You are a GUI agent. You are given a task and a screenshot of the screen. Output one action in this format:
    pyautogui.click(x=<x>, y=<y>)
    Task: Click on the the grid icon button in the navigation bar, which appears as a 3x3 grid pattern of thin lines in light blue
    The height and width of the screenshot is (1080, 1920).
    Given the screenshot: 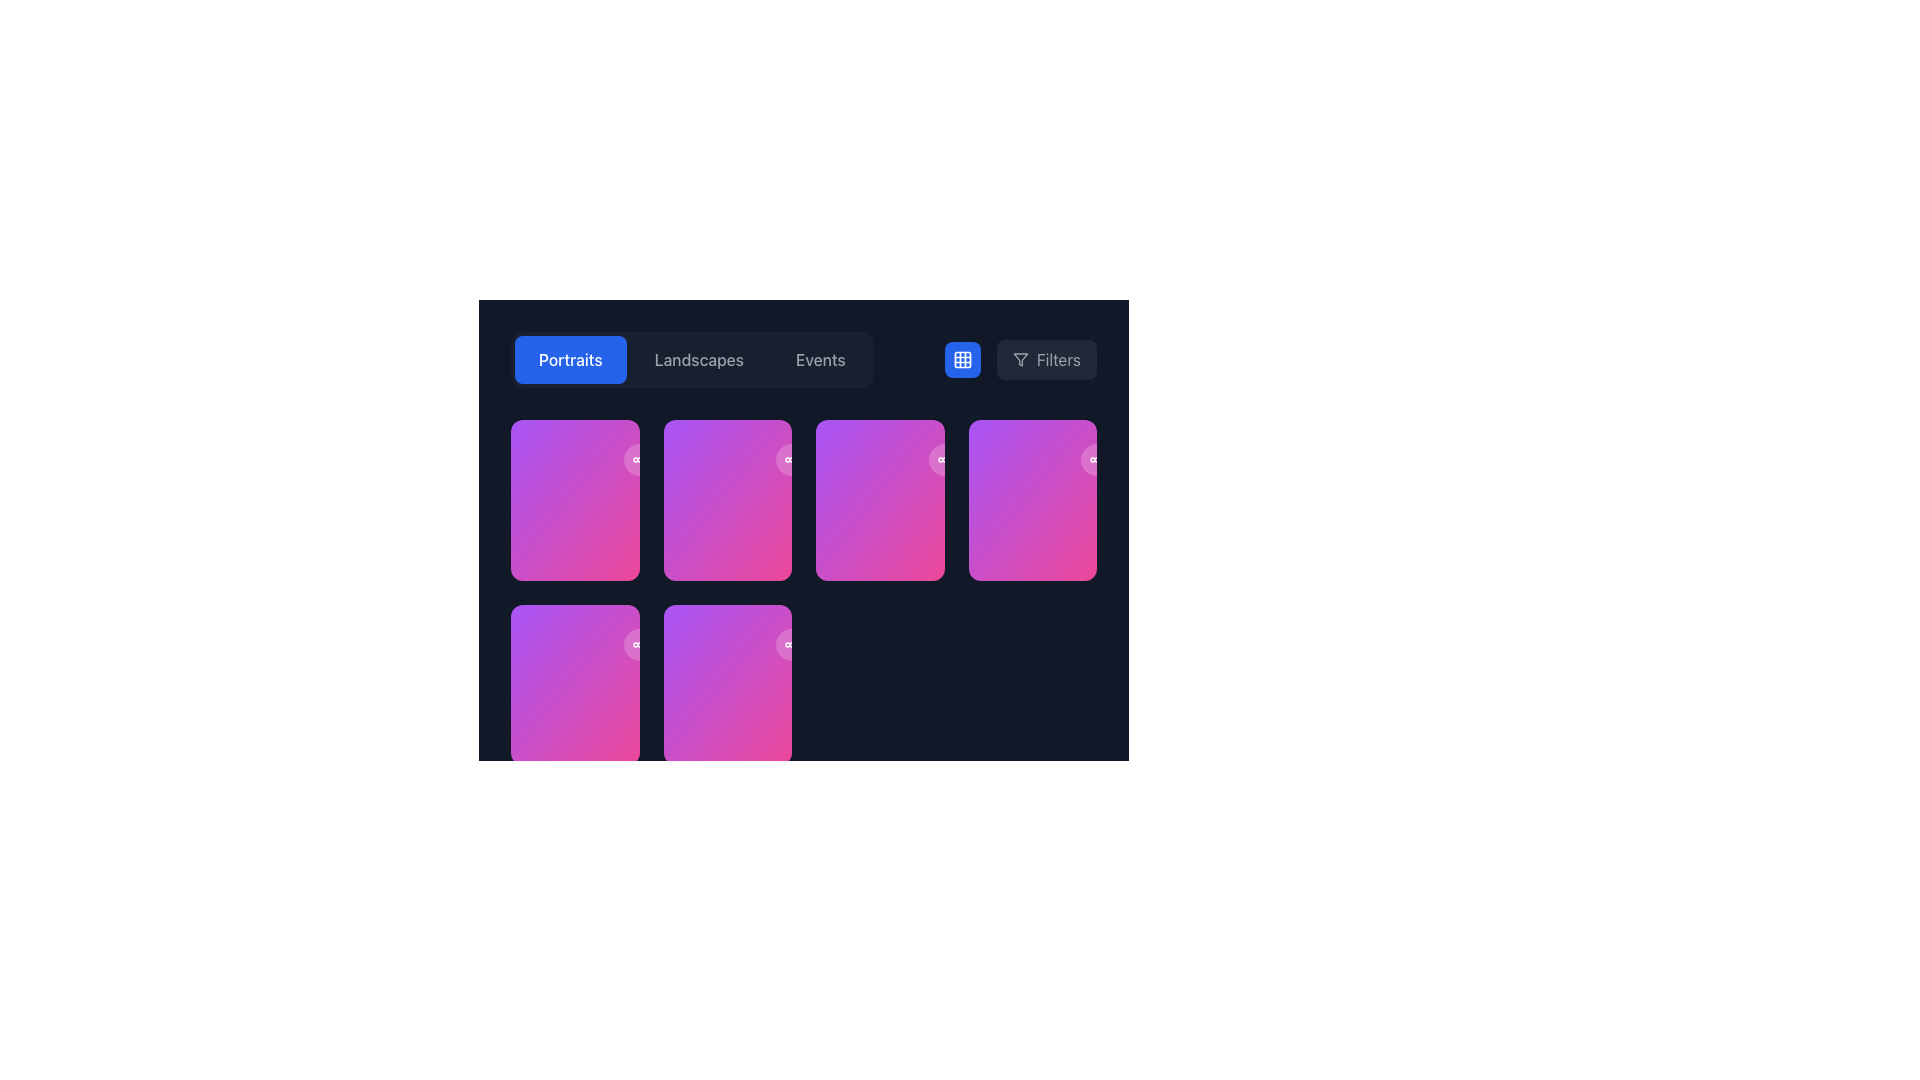 What is the action you would take?
    pyautogui.click(x=962, y=358)
    